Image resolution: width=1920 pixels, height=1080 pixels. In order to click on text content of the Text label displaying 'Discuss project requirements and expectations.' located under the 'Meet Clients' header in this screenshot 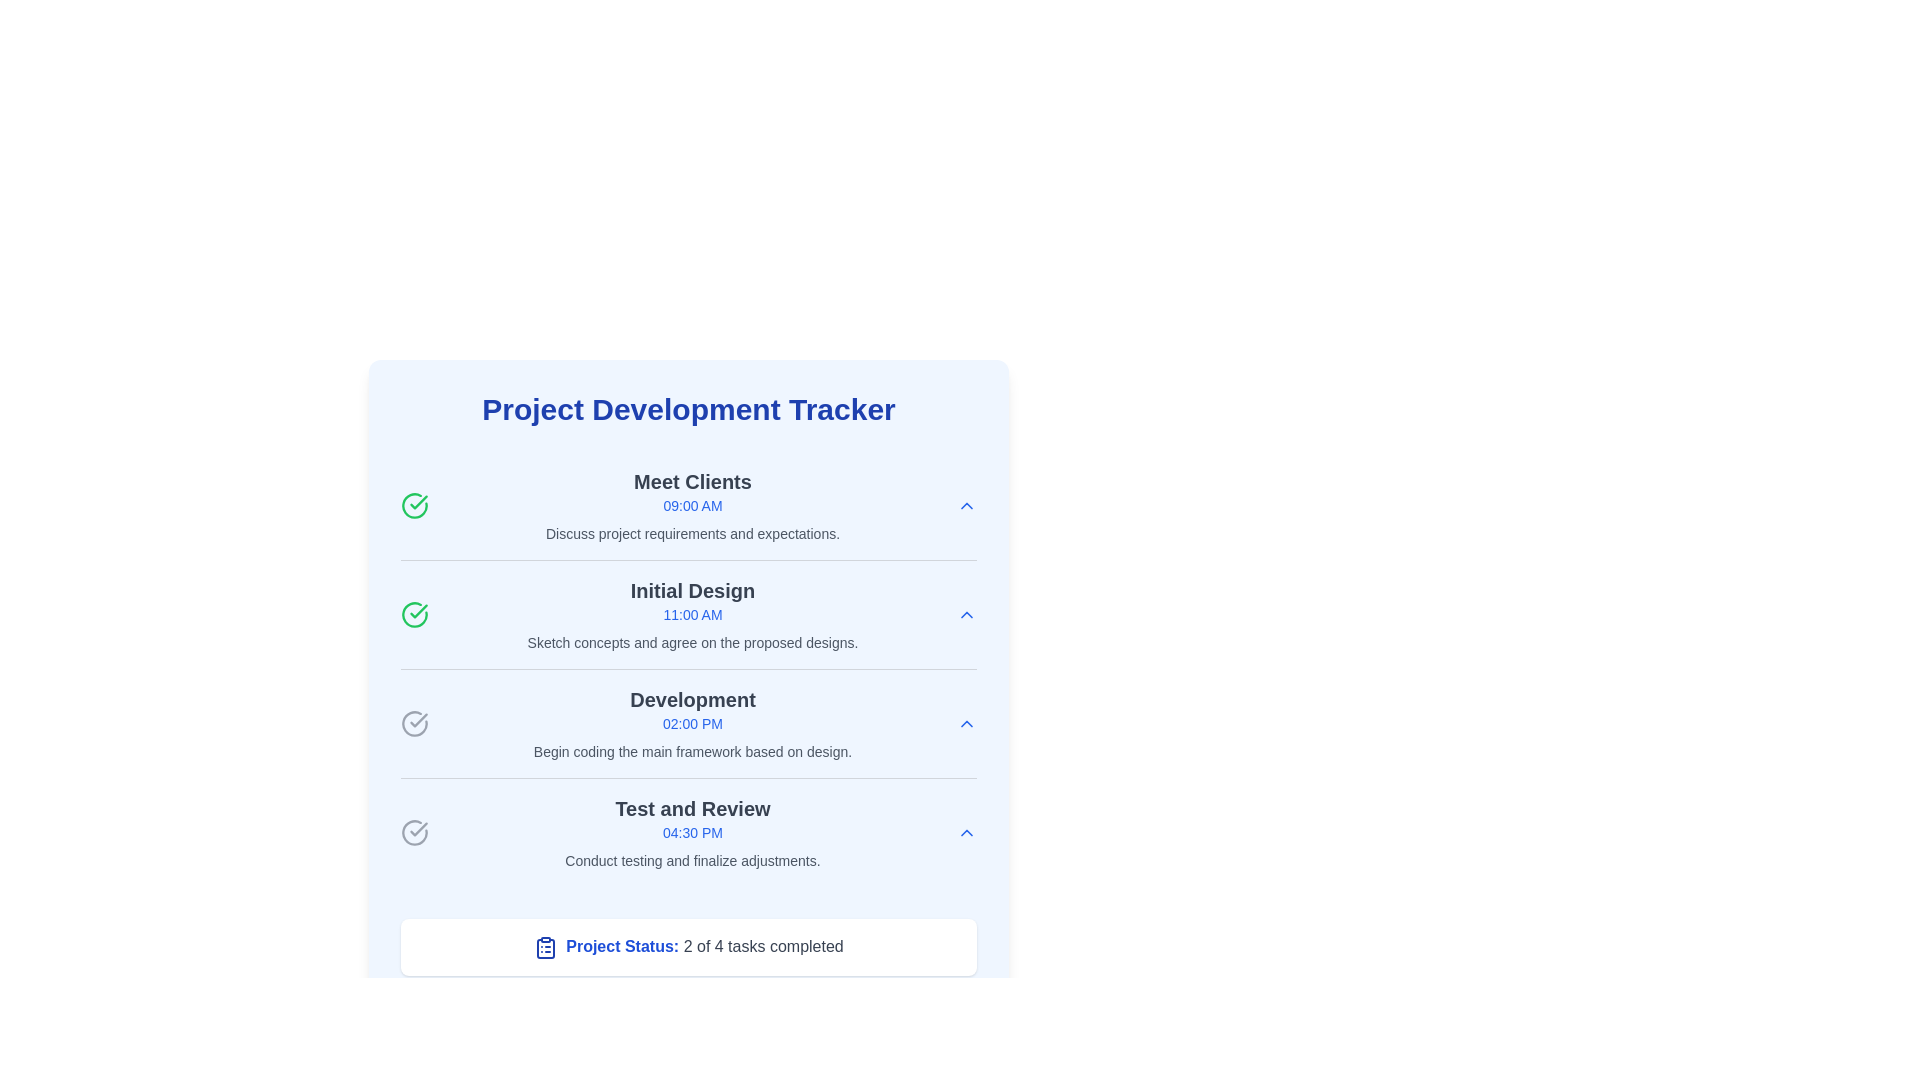, I will do `click(692, 532)`.